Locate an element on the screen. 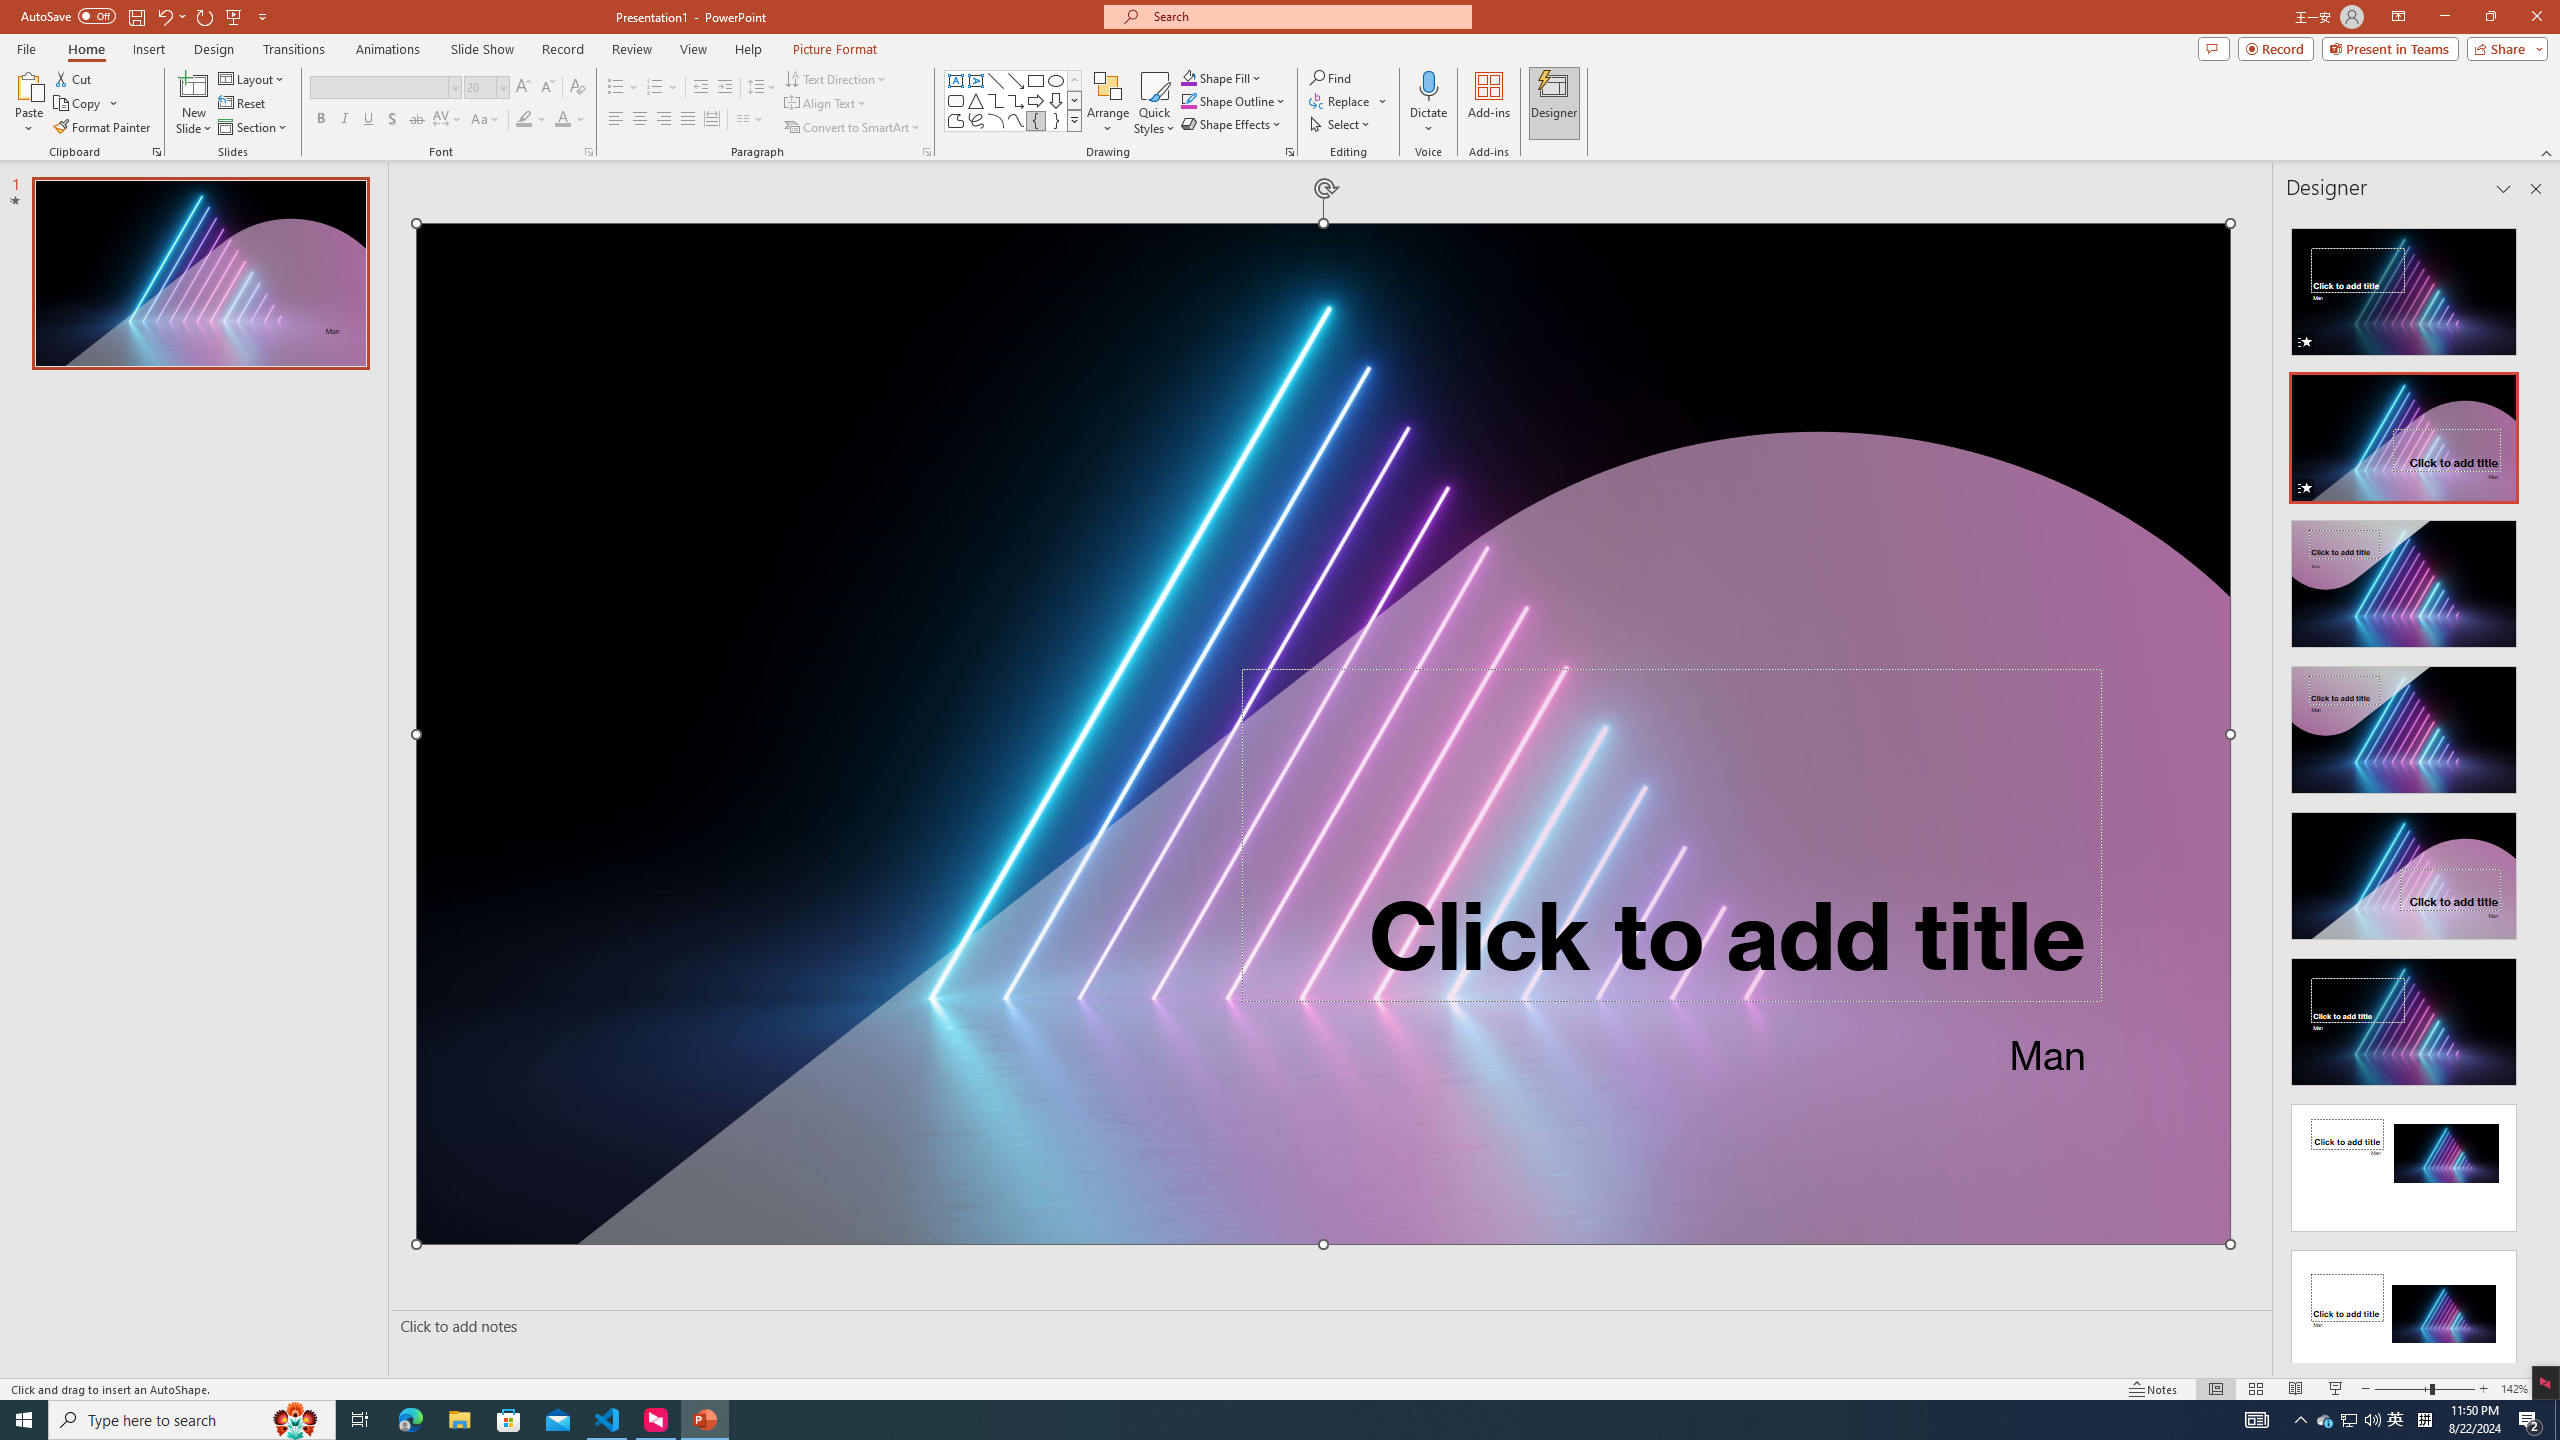 The width and height of the screenshot is (2560, 1440). 'Zoom 142%' is located at coordinates (2515, 1389).